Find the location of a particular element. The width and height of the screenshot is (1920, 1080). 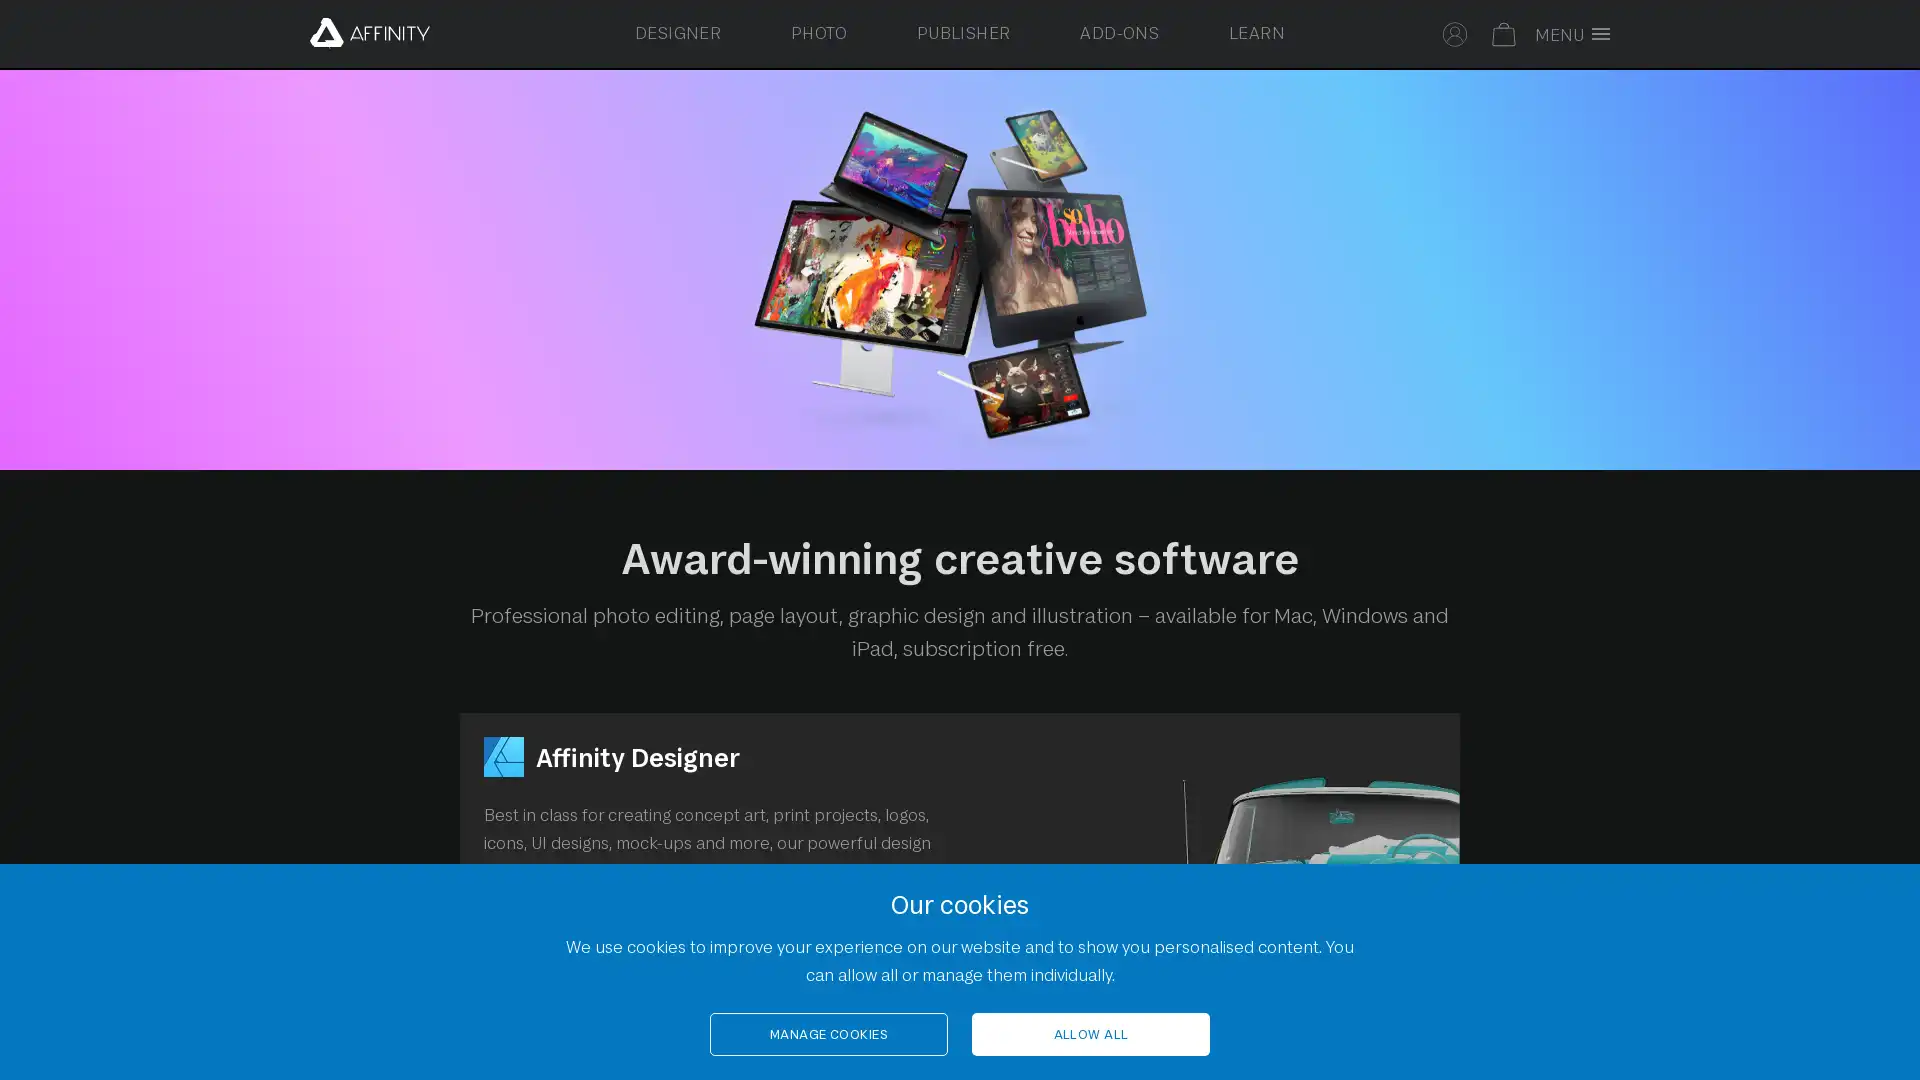

Select to sign in to your Affinity account is located at coordinates (1455, 31).